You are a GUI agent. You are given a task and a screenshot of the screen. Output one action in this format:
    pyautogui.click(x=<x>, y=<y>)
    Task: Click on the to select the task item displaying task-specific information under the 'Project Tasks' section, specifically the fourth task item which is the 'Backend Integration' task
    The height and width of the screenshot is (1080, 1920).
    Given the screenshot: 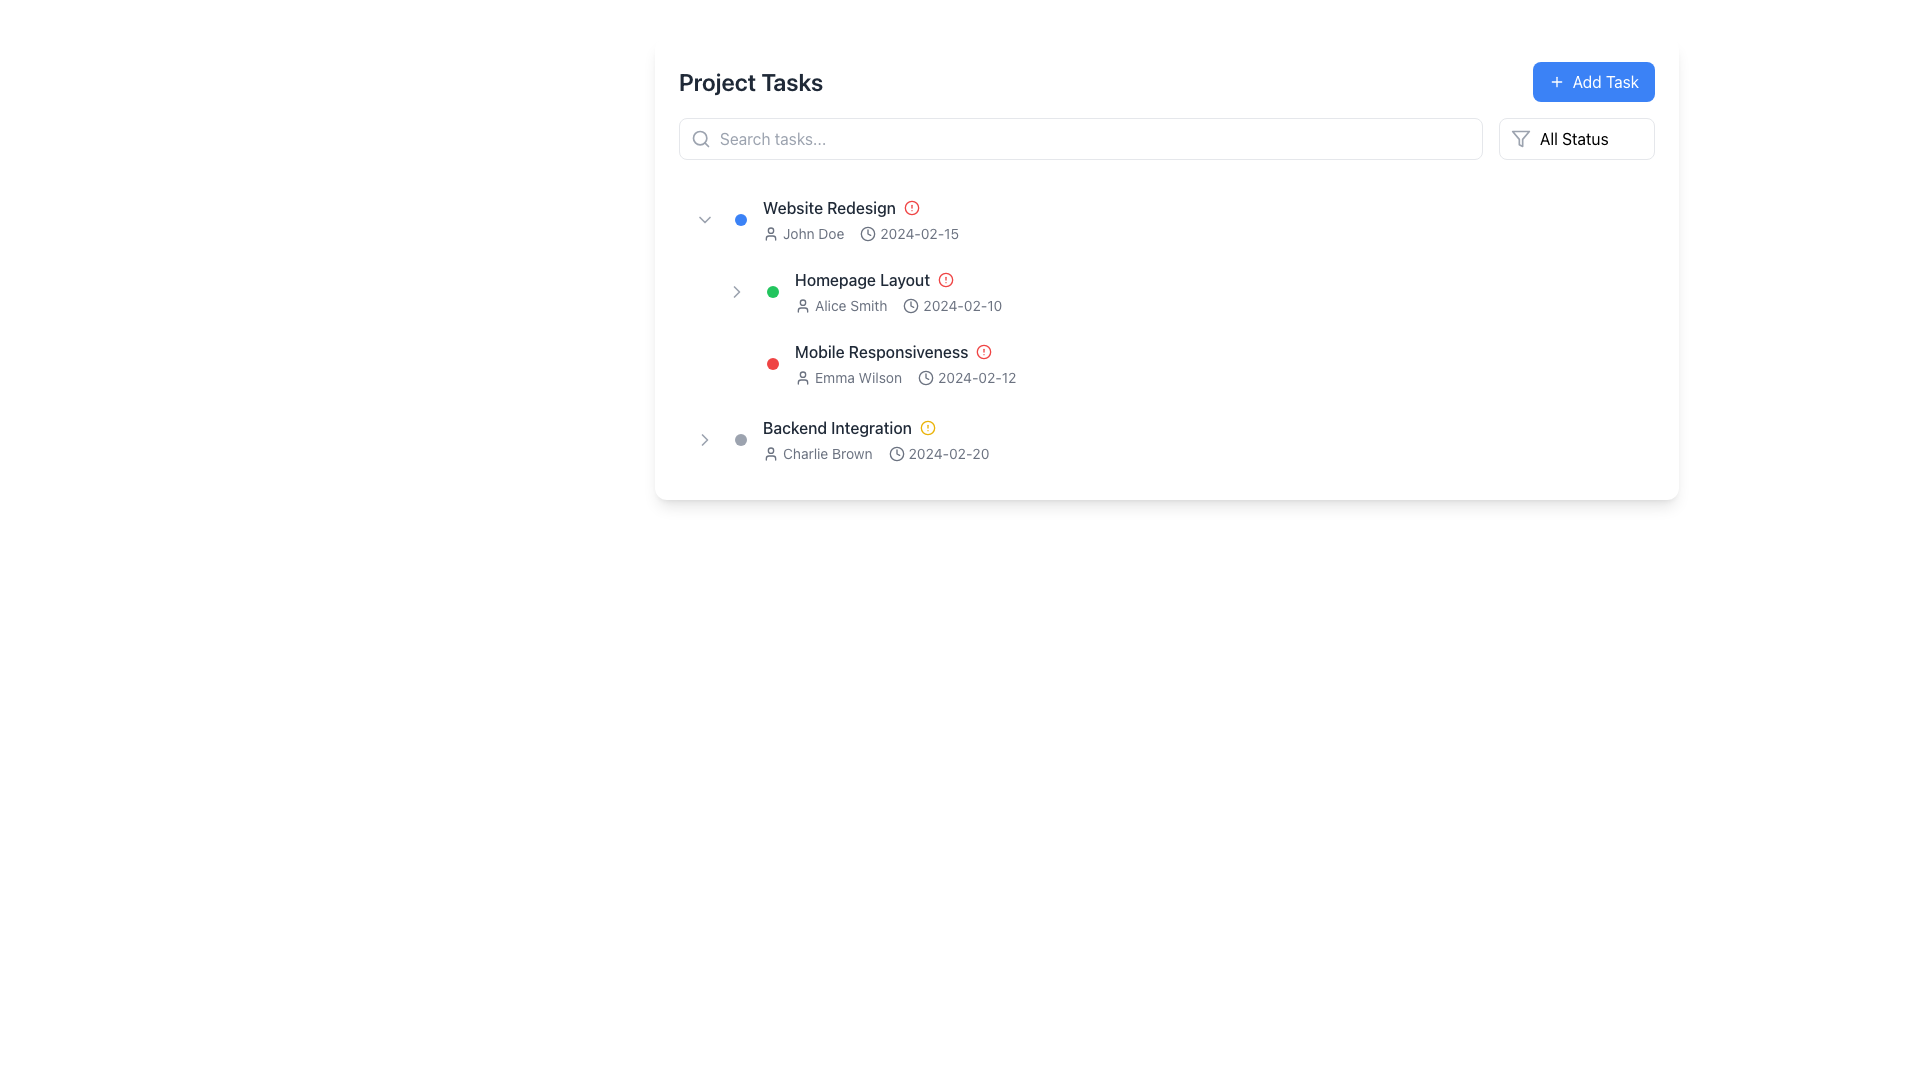 What is the action you would take?
    pyautogui.click(x=1166, y=438)
    